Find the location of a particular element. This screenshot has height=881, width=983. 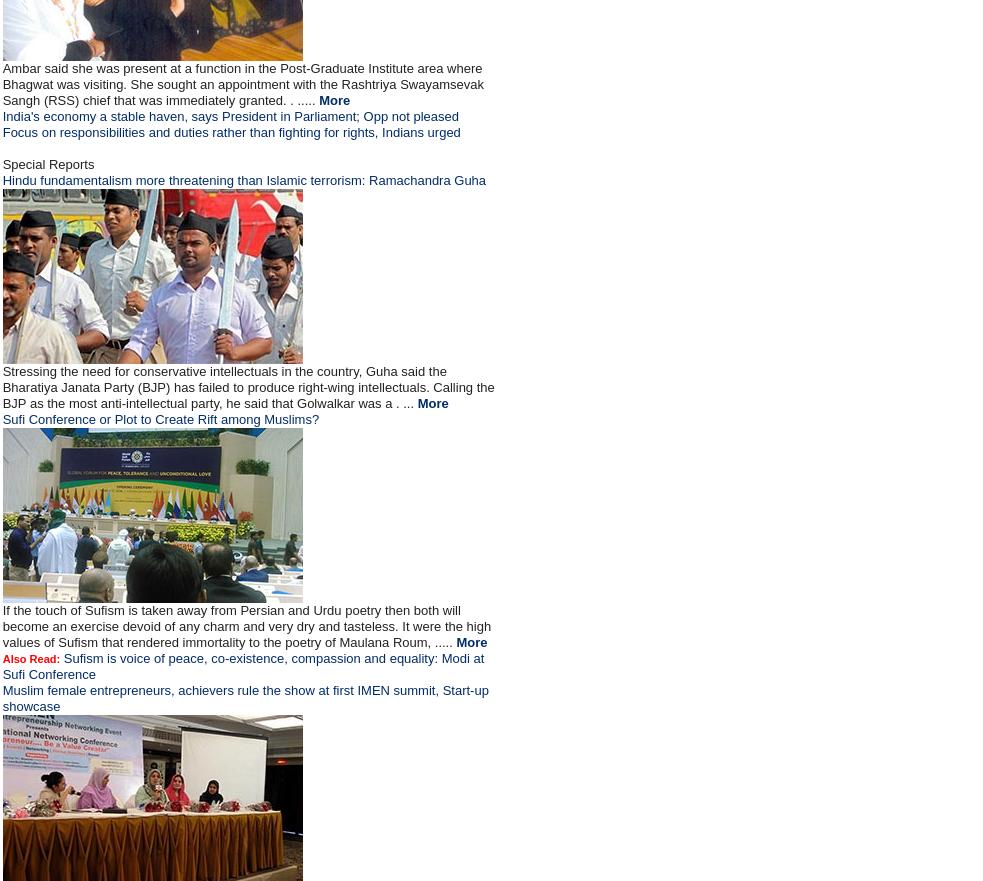

'Special Reports' is located at coordinates (46, 163).